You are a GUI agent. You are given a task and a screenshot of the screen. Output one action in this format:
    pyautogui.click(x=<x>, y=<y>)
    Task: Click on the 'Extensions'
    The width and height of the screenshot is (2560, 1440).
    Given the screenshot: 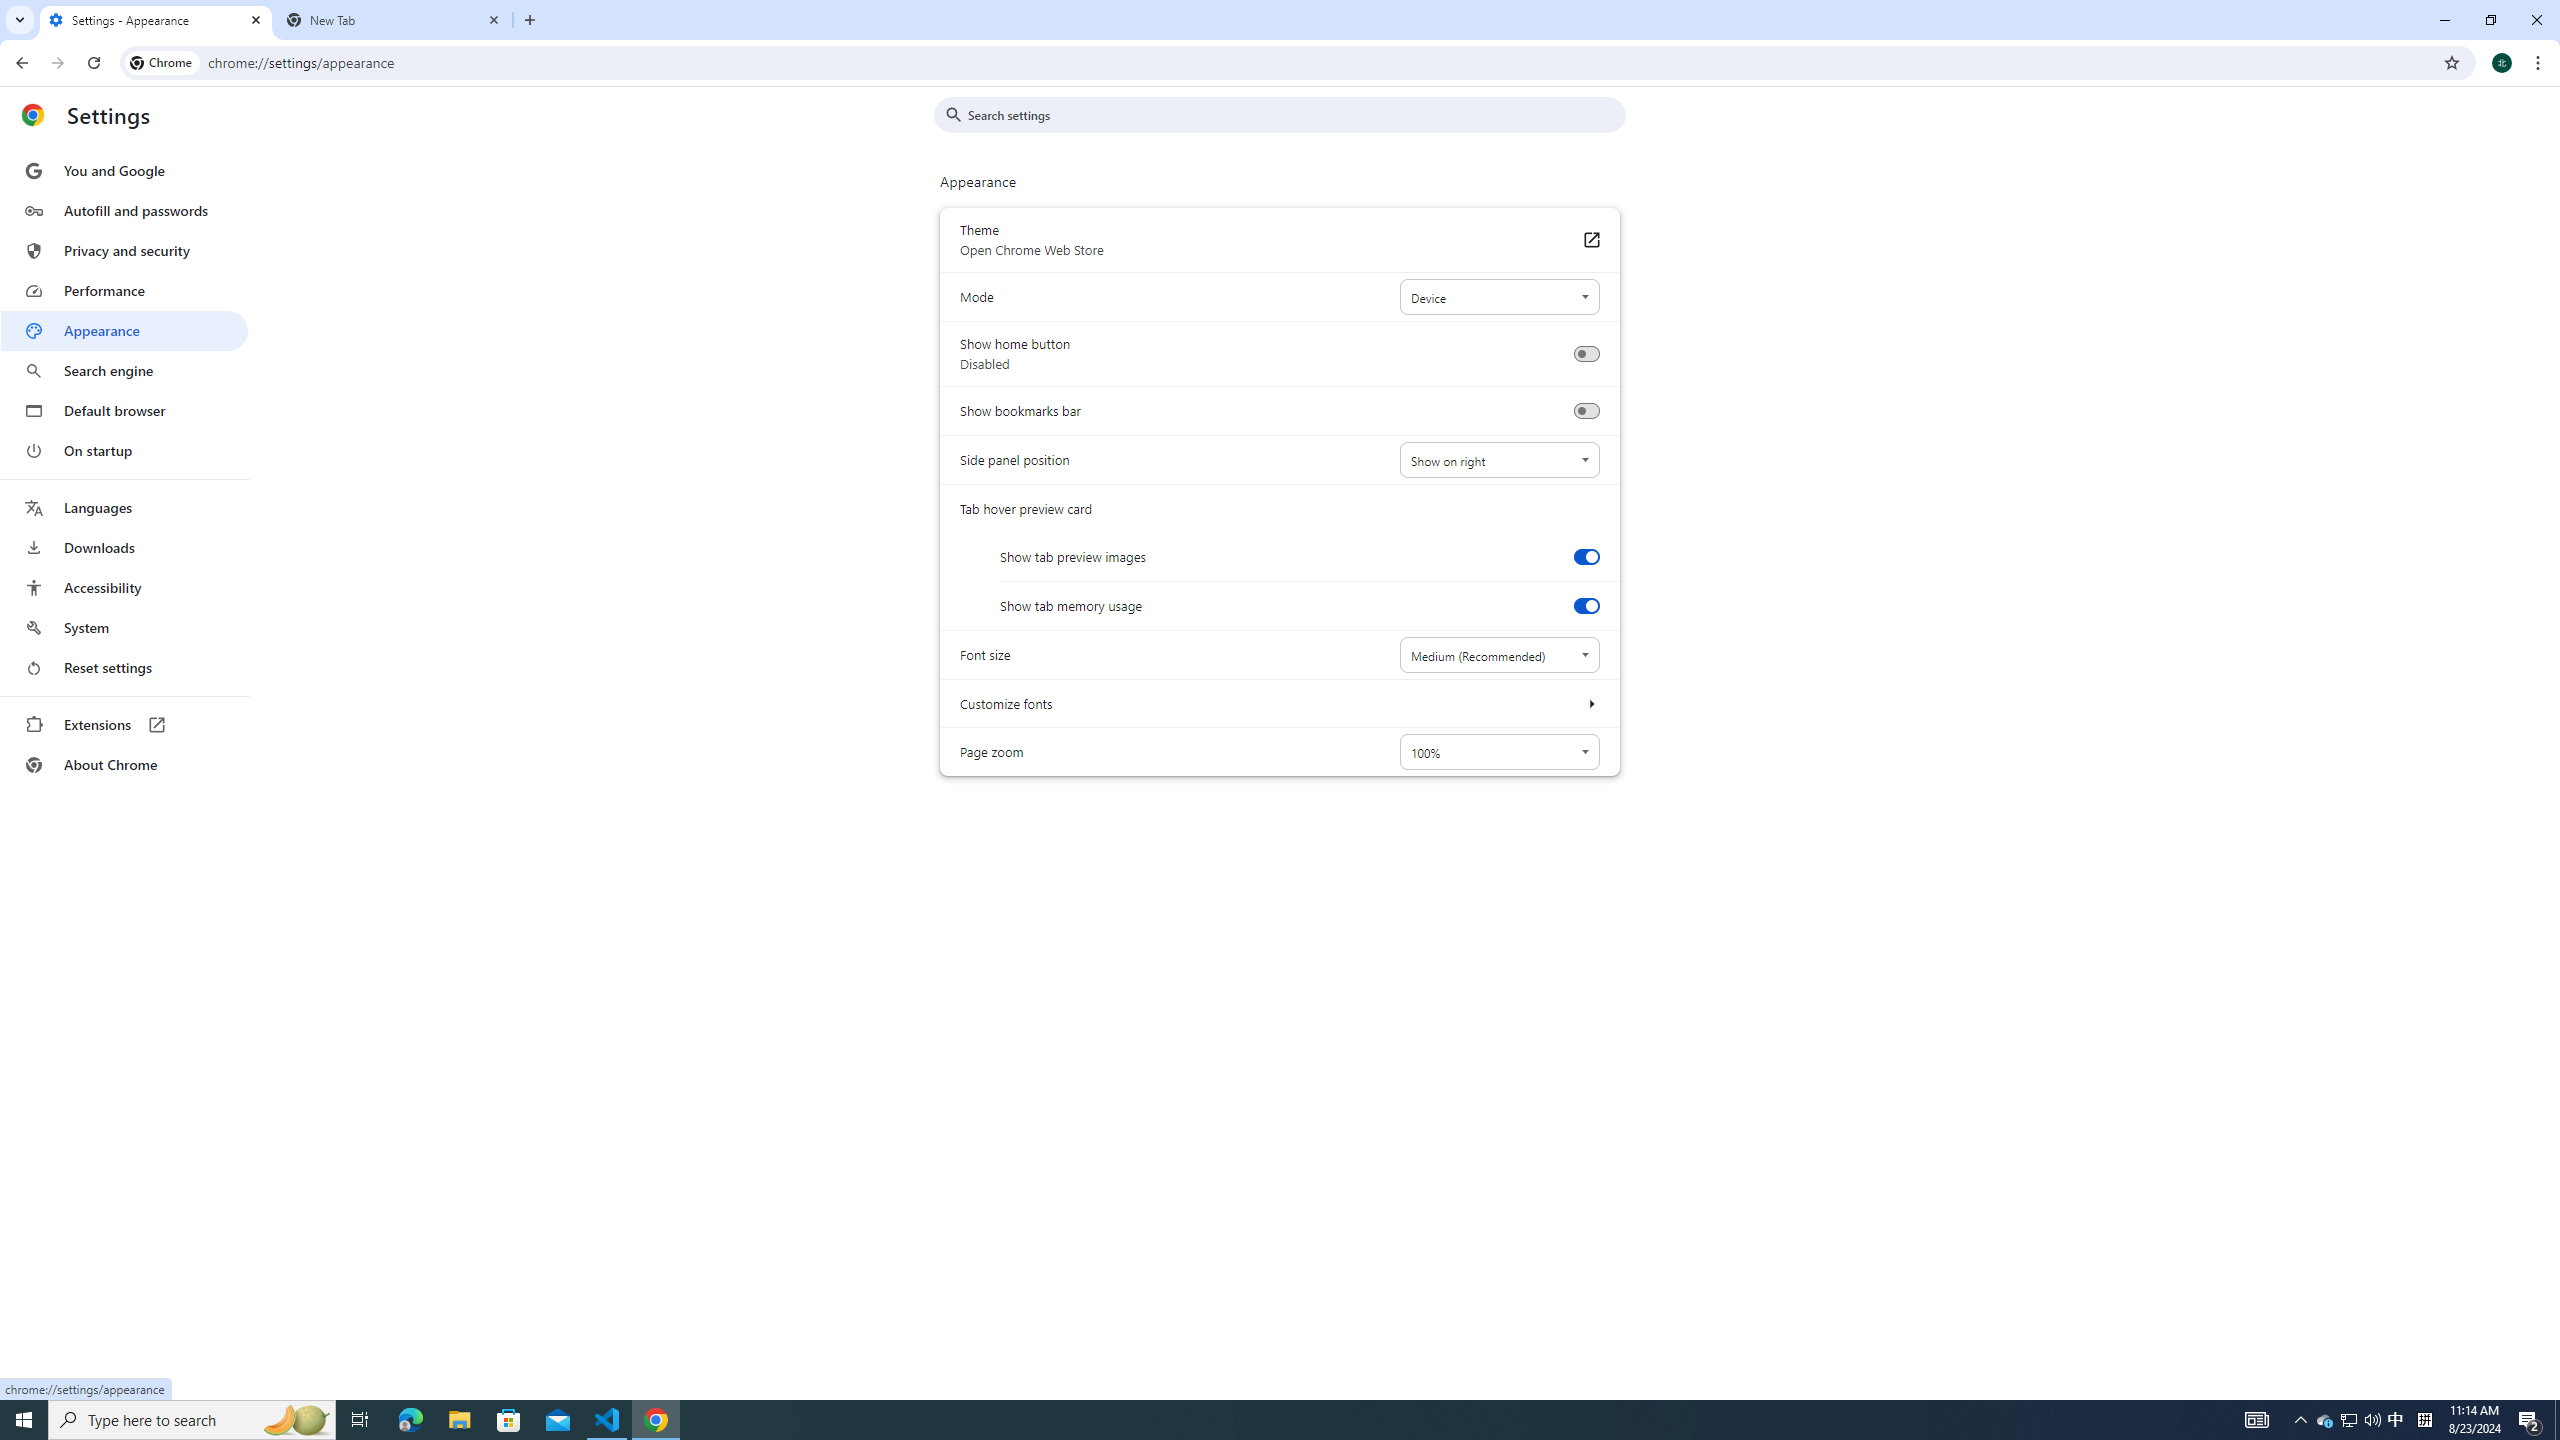 What is the action you would take?
    pyautogui.click(x=123, y=724)
    